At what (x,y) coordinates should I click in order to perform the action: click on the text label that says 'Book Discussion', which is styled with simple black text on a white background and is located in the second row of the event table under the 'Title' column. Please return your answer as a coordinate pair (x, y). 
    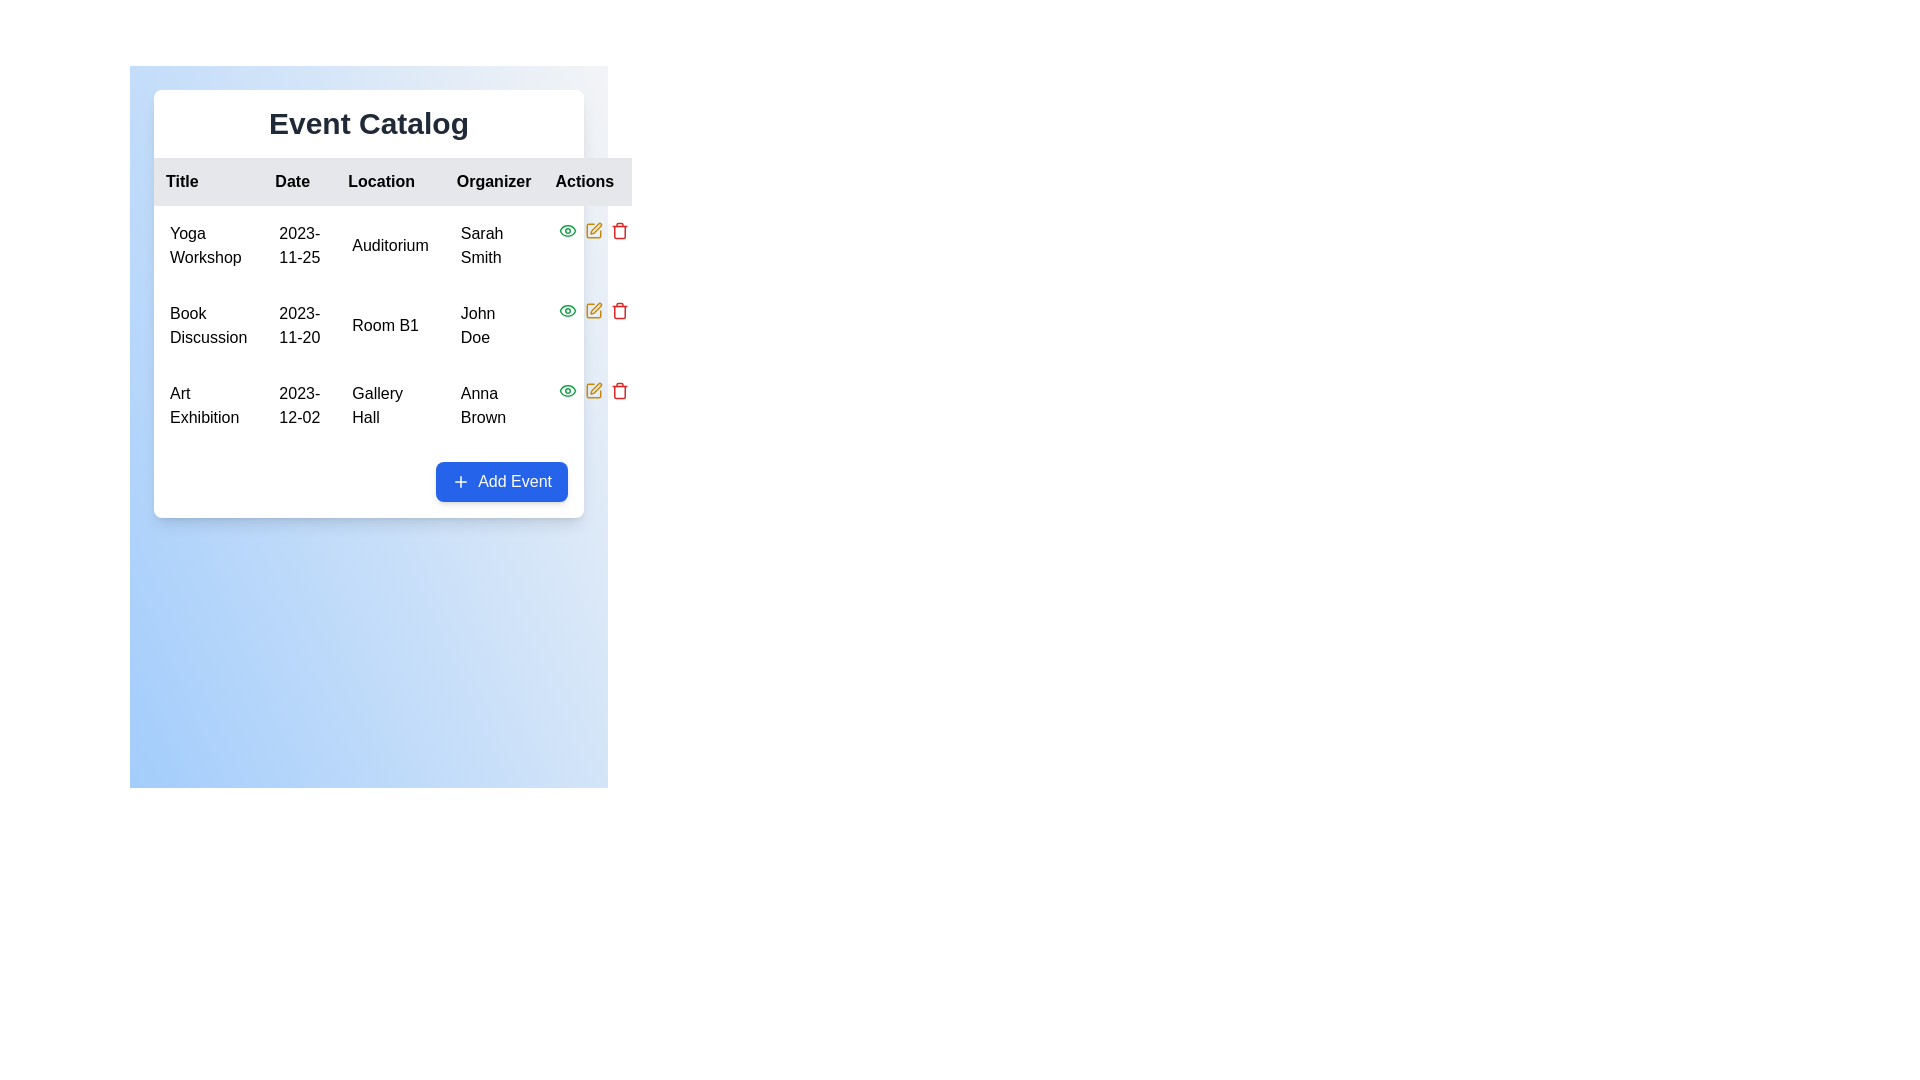
    Looking at the image, I should click on (208, 325).